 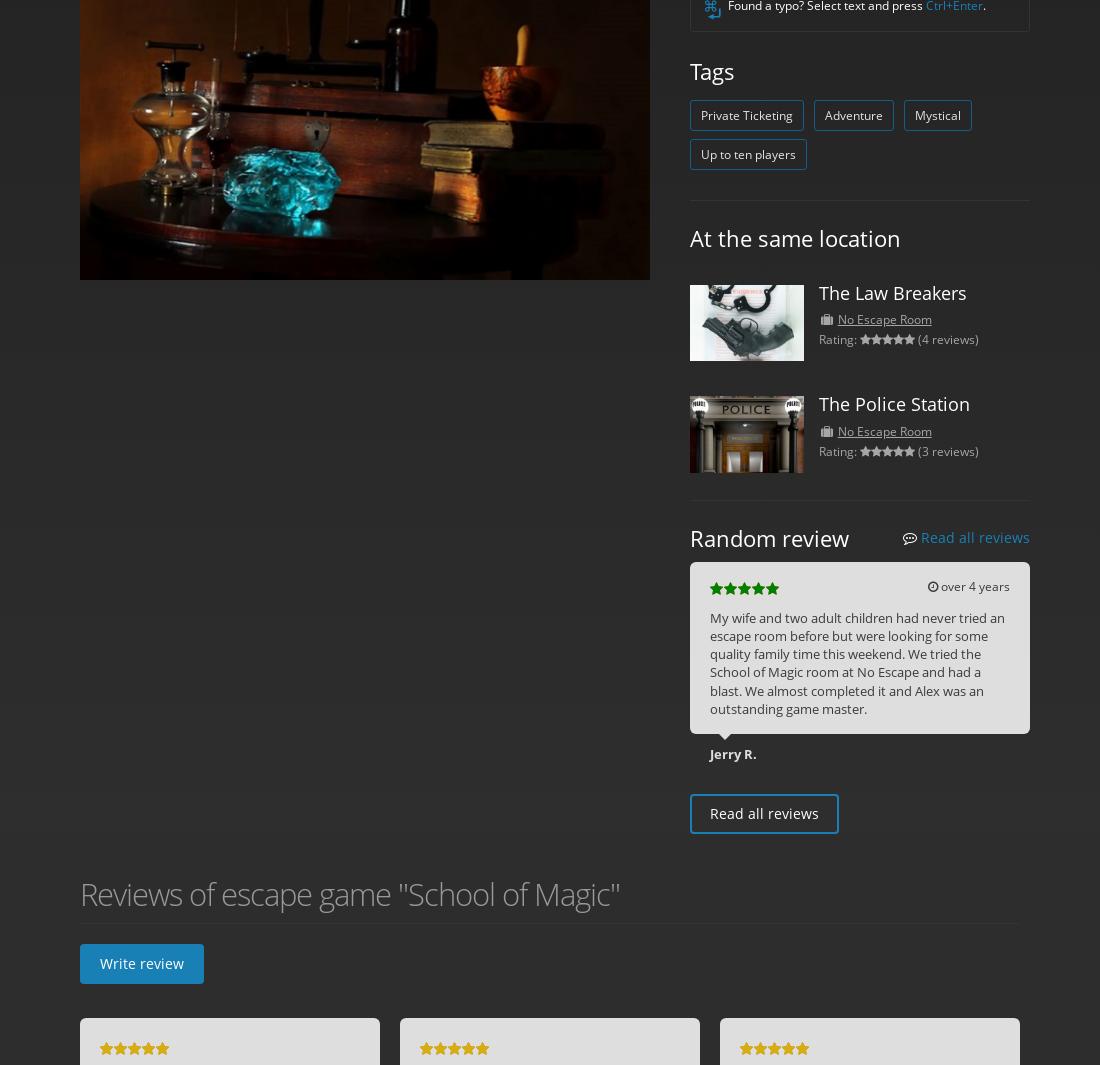 I want to click on 'Up to ten players', so click(x=747, y=153).